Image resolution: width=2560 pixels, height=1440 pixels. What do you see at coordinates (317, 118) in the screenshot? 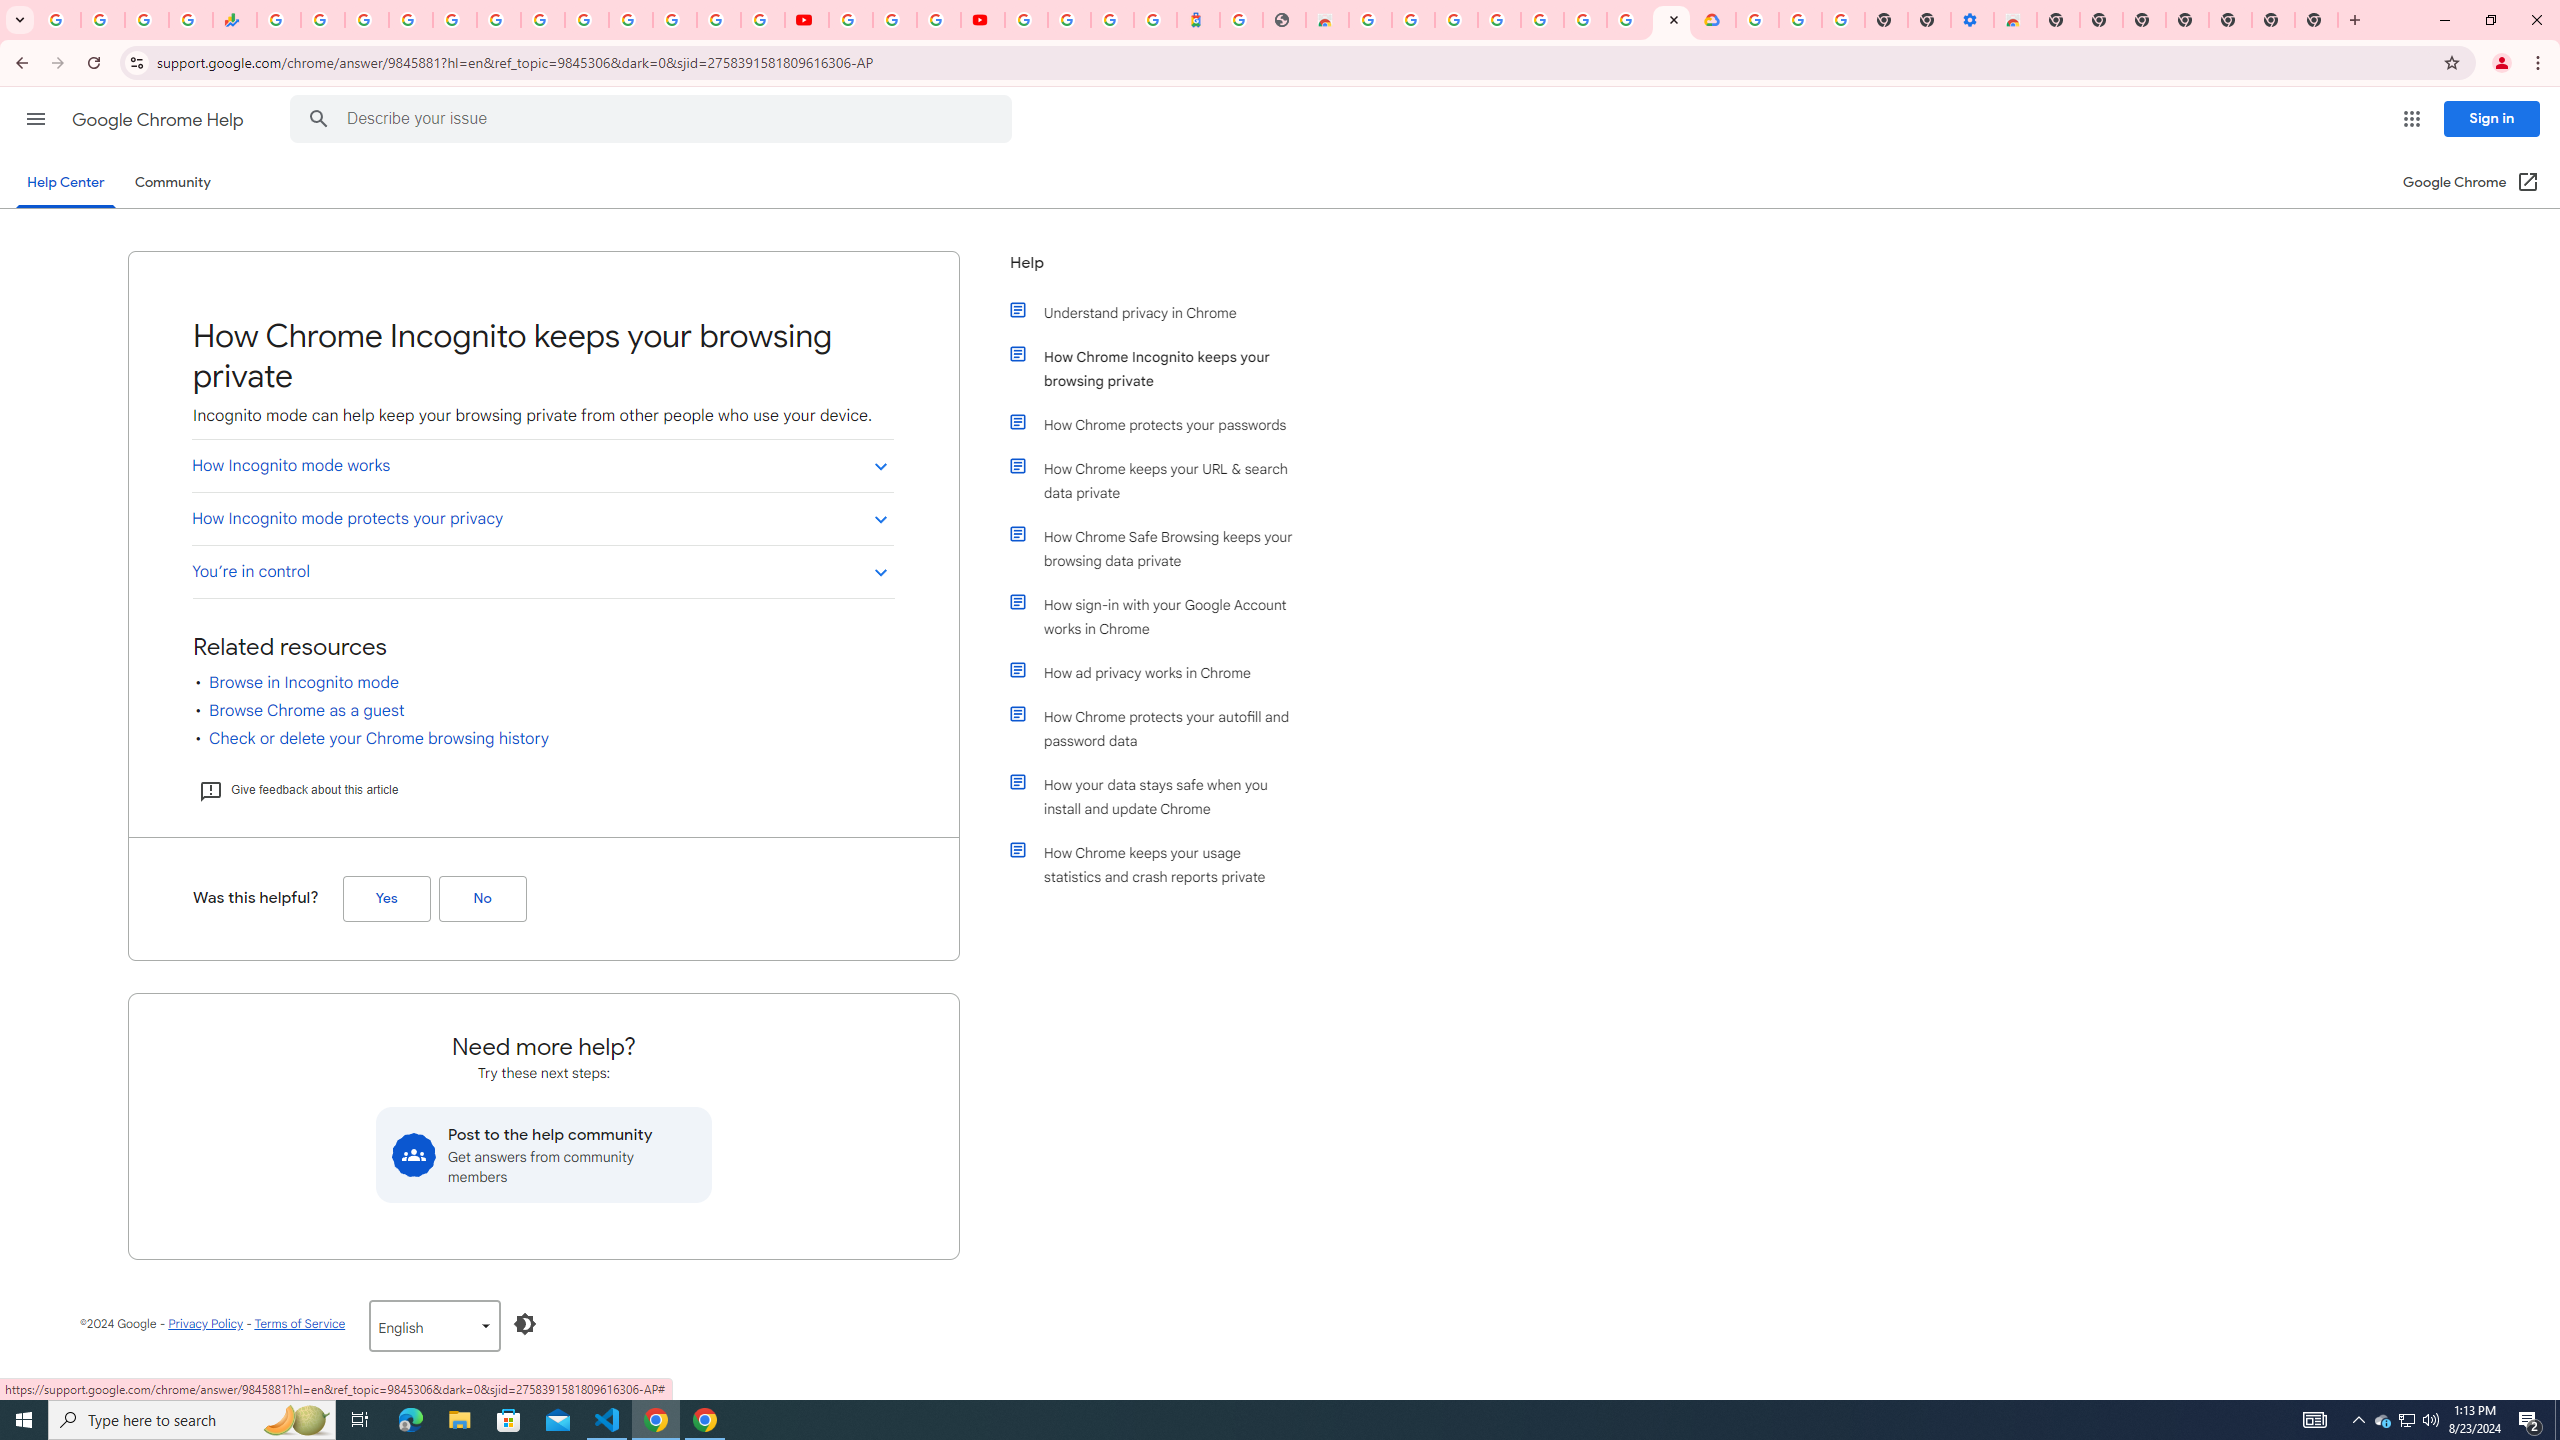
I see `'Search Help Center'` at bounding box center [317, 118].